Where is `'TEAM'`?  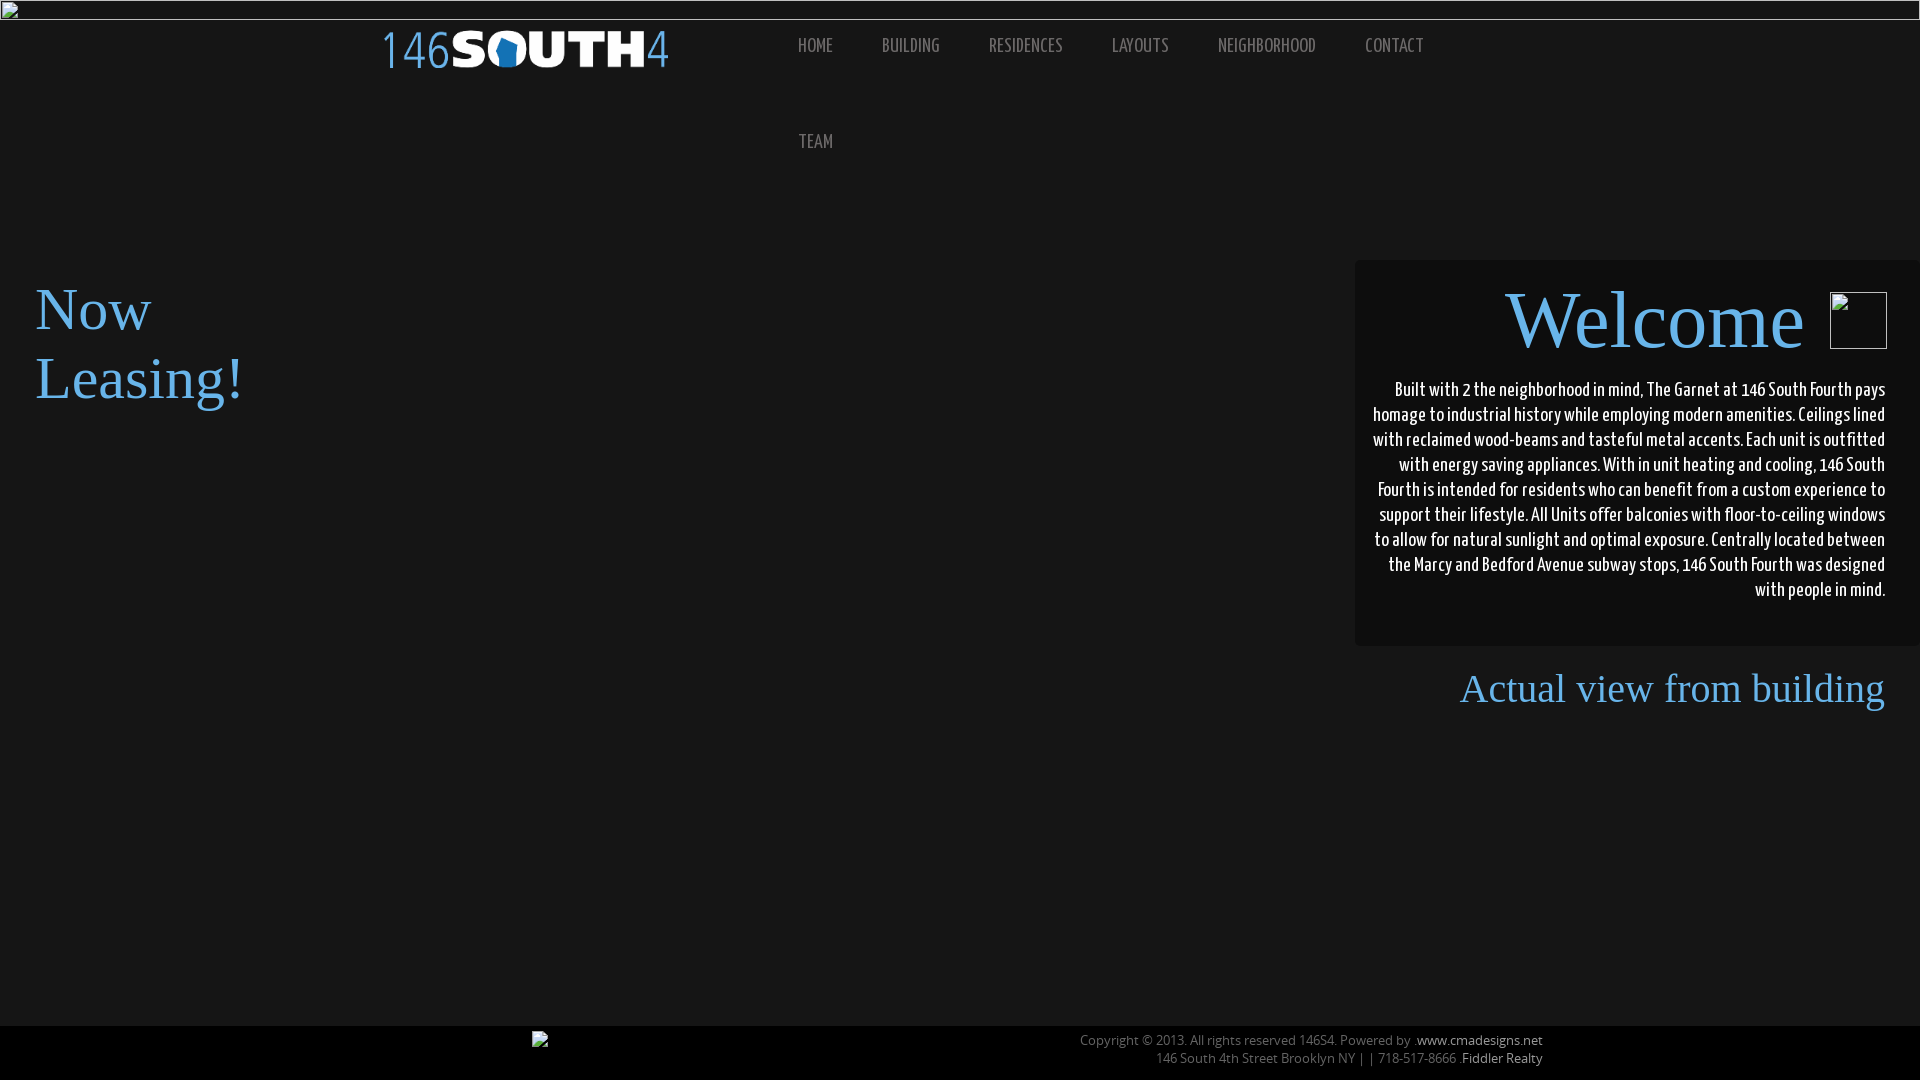
'TEAM' is located at coordinates (830, 142).